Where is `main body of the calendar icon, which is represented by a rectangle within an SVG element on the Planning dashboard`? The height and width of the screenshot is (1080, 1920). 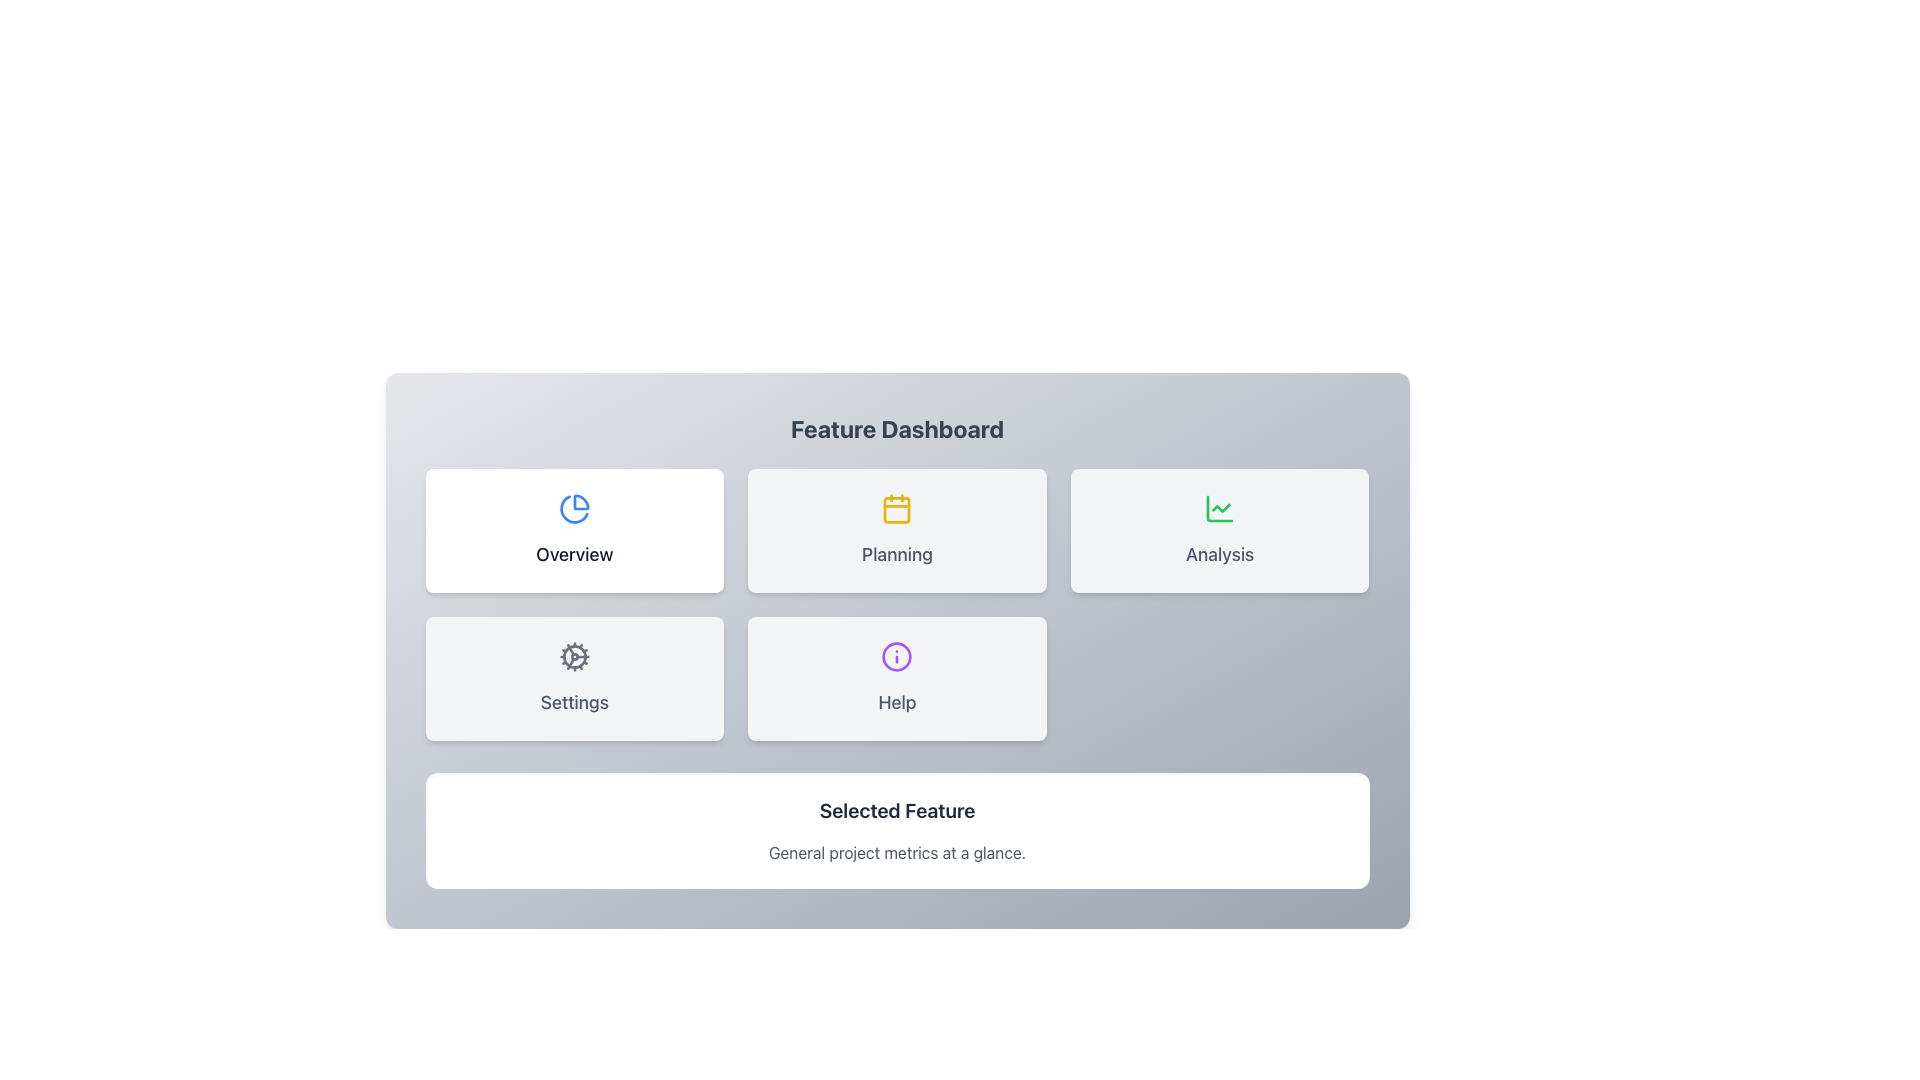
main body of the calendar icon, which is represented by a rectangle within an SVG element on the Planning dashboard is located at coordinates (896, 509).